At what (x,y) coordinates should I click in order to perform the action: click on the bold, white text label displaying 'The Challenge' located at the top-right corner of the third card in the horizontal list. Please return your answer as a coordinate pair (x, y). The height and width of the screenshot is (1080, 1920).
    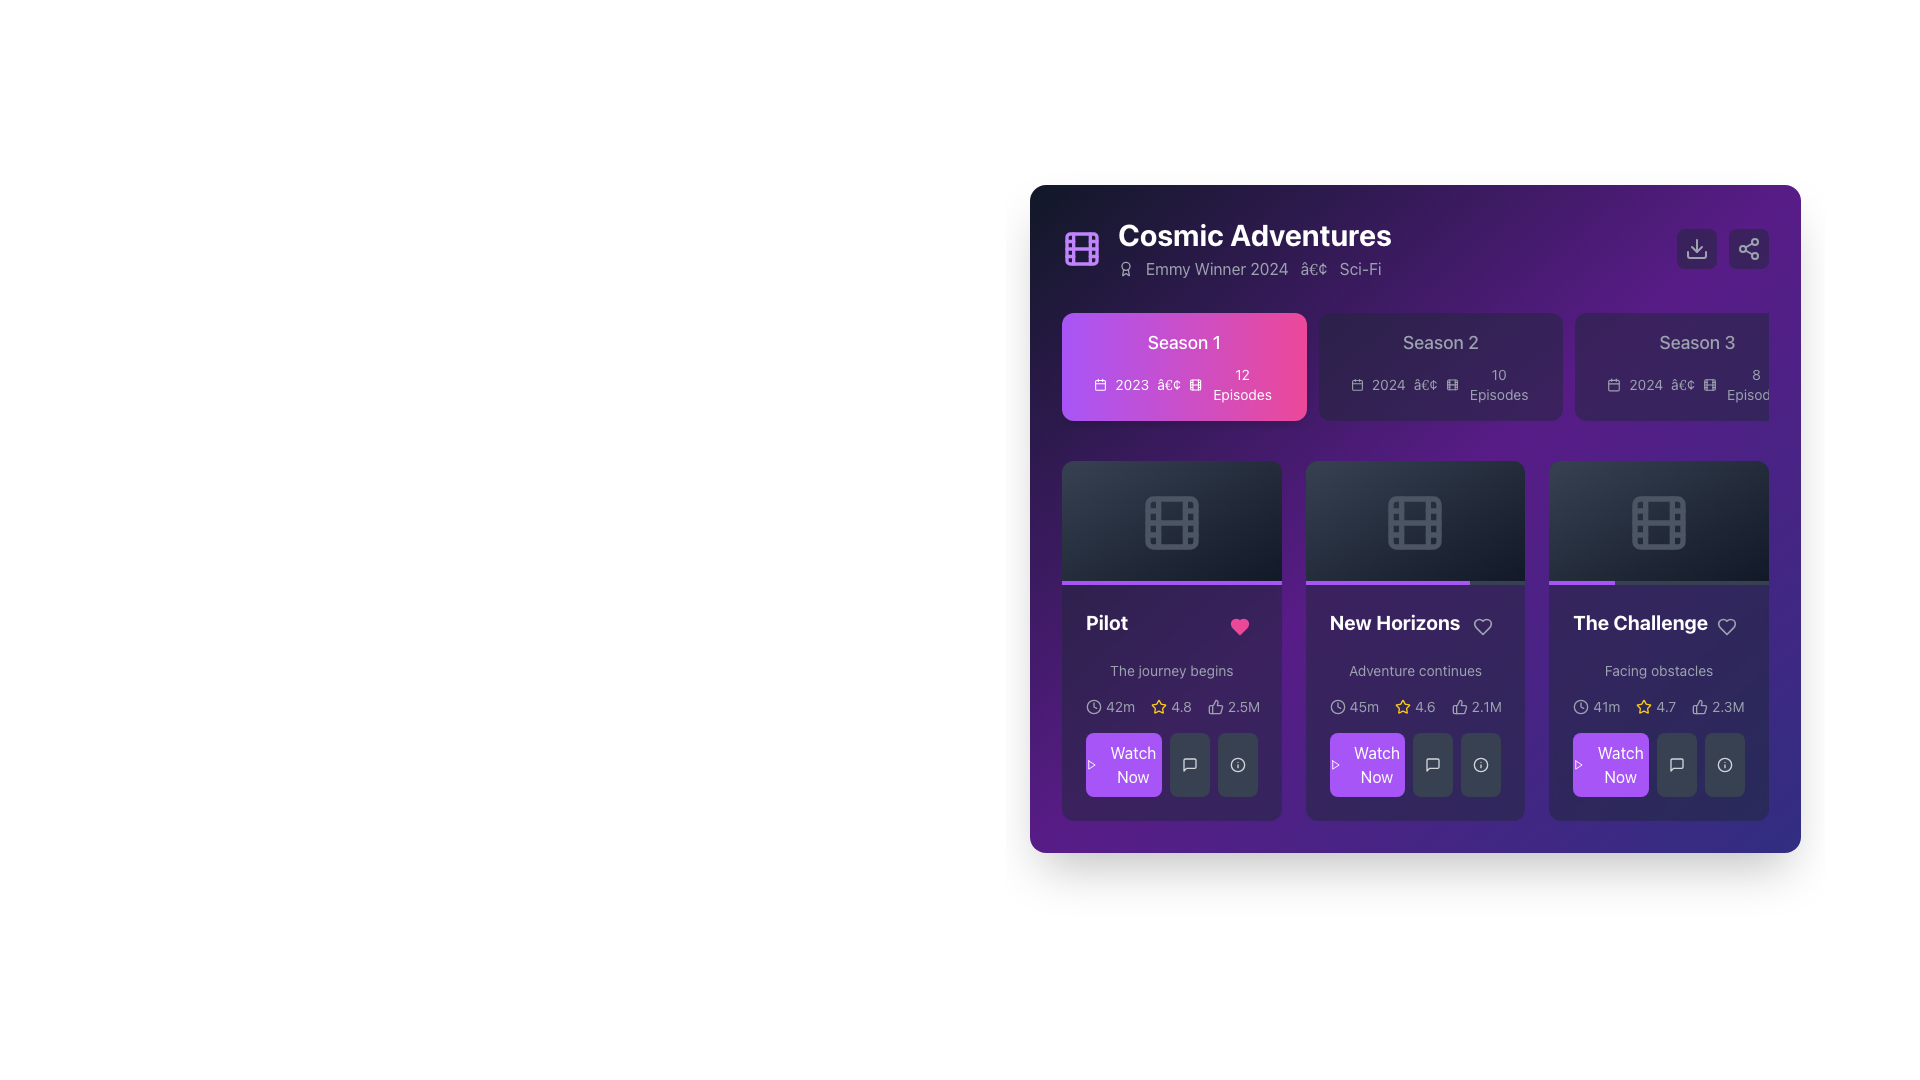
    Looking at the image, I should click on (1640, 621).